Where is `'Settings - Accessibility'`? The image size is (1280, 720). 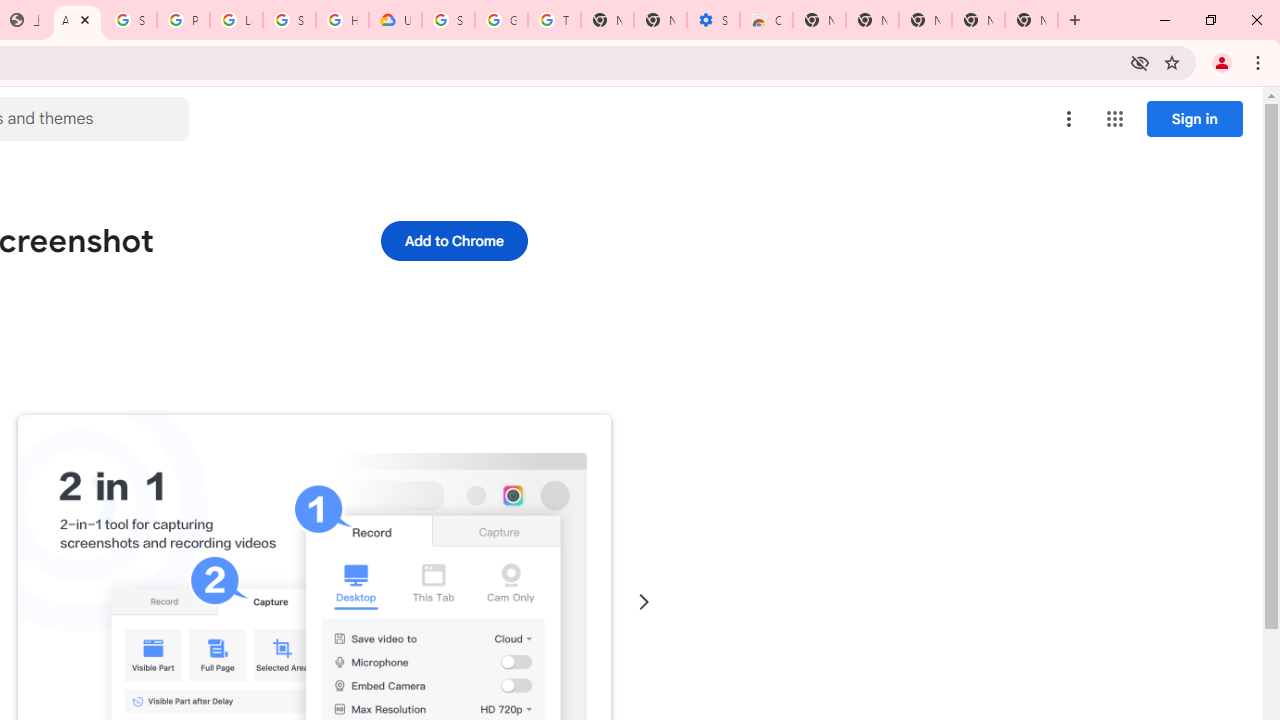 'Settings - Accessibility' is located at coordinates (713, 20).